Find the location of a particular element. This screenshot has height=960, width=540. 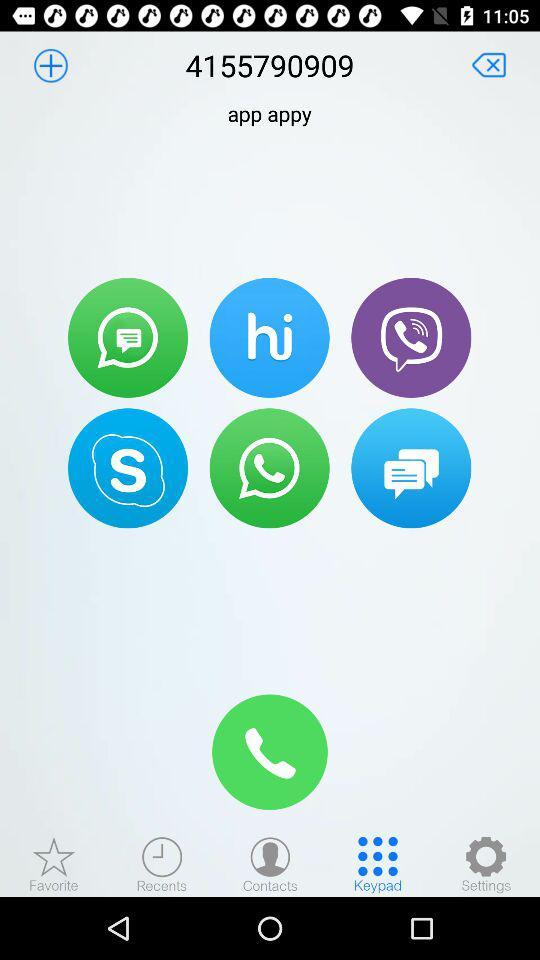

the close icon is located at coordinates (488, 65).